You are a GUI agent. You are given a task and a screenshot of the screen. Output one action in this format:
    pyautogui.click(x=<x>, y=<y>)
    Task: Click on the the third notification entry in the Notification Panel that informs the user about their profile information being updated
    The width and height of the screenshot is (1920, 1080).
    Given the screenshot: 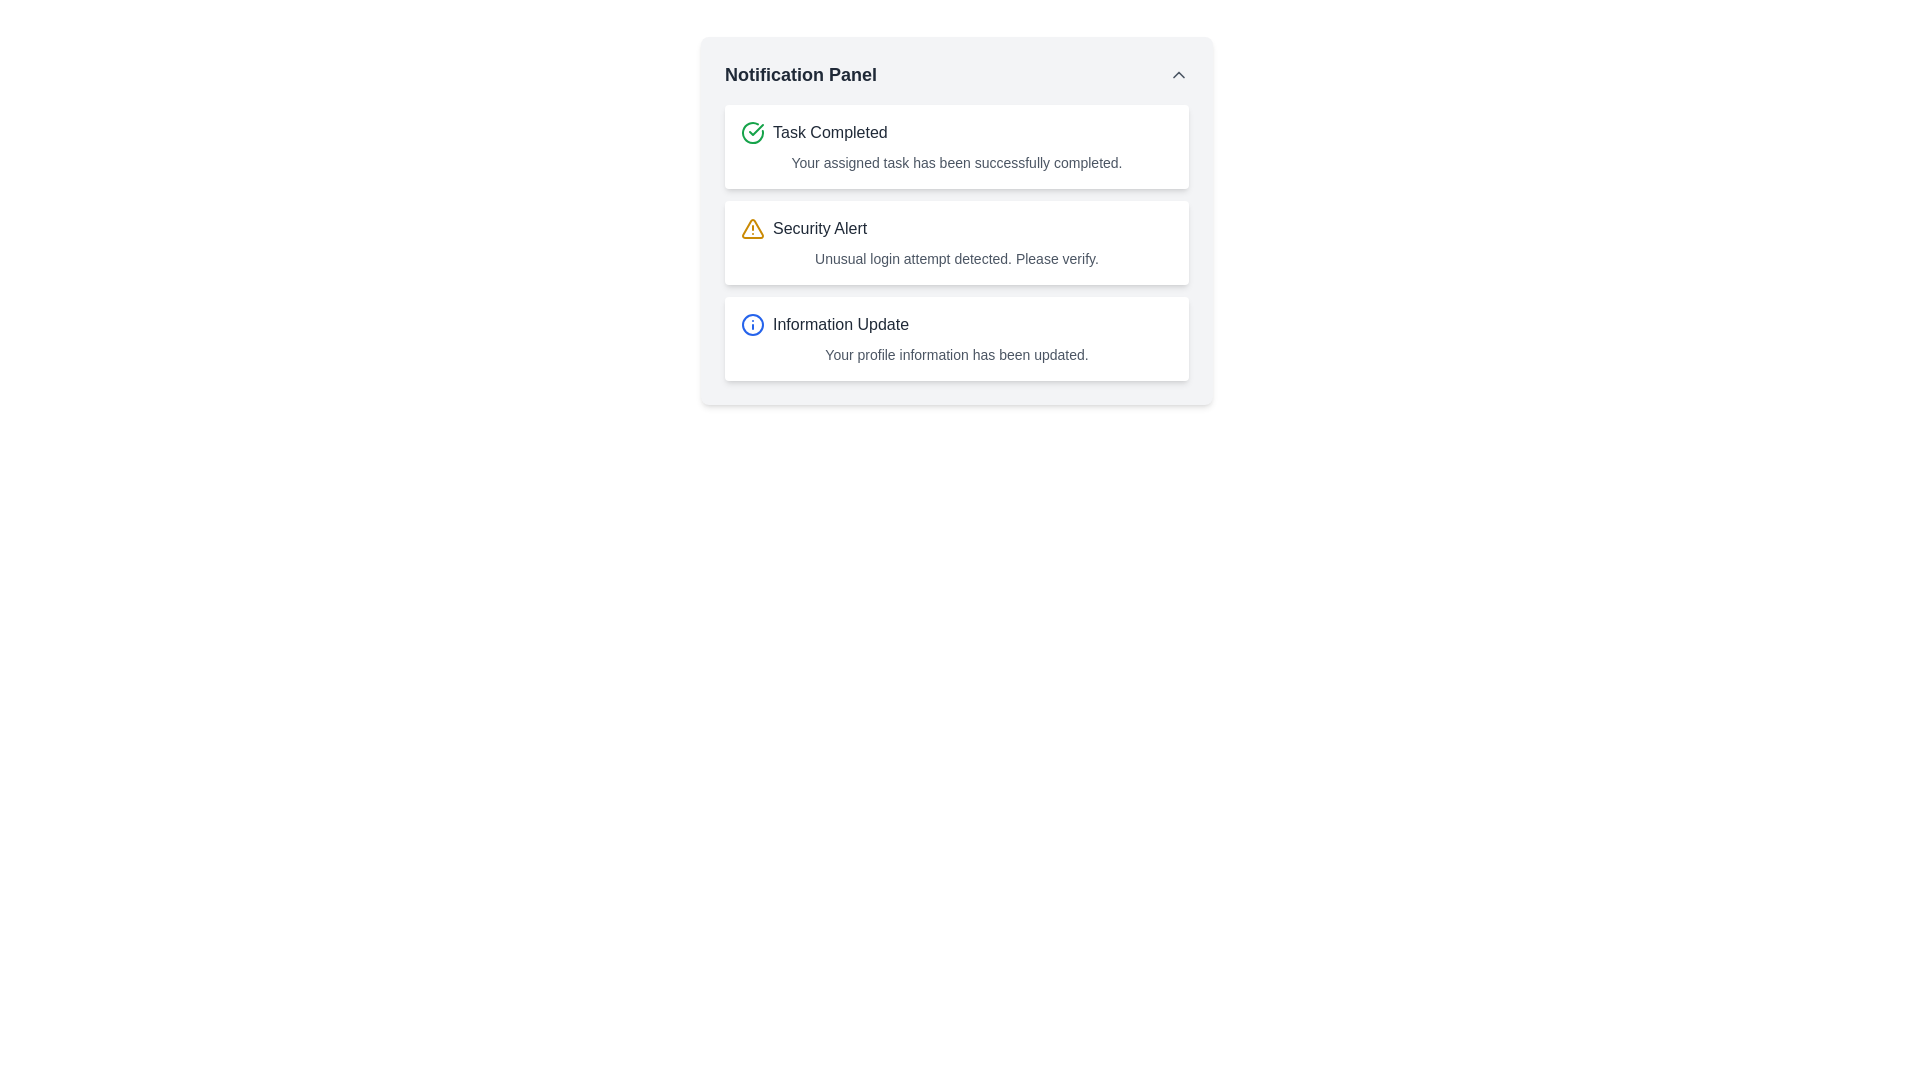 What is the action you would take?
    pyautogui.click(x=955, y=338)
    